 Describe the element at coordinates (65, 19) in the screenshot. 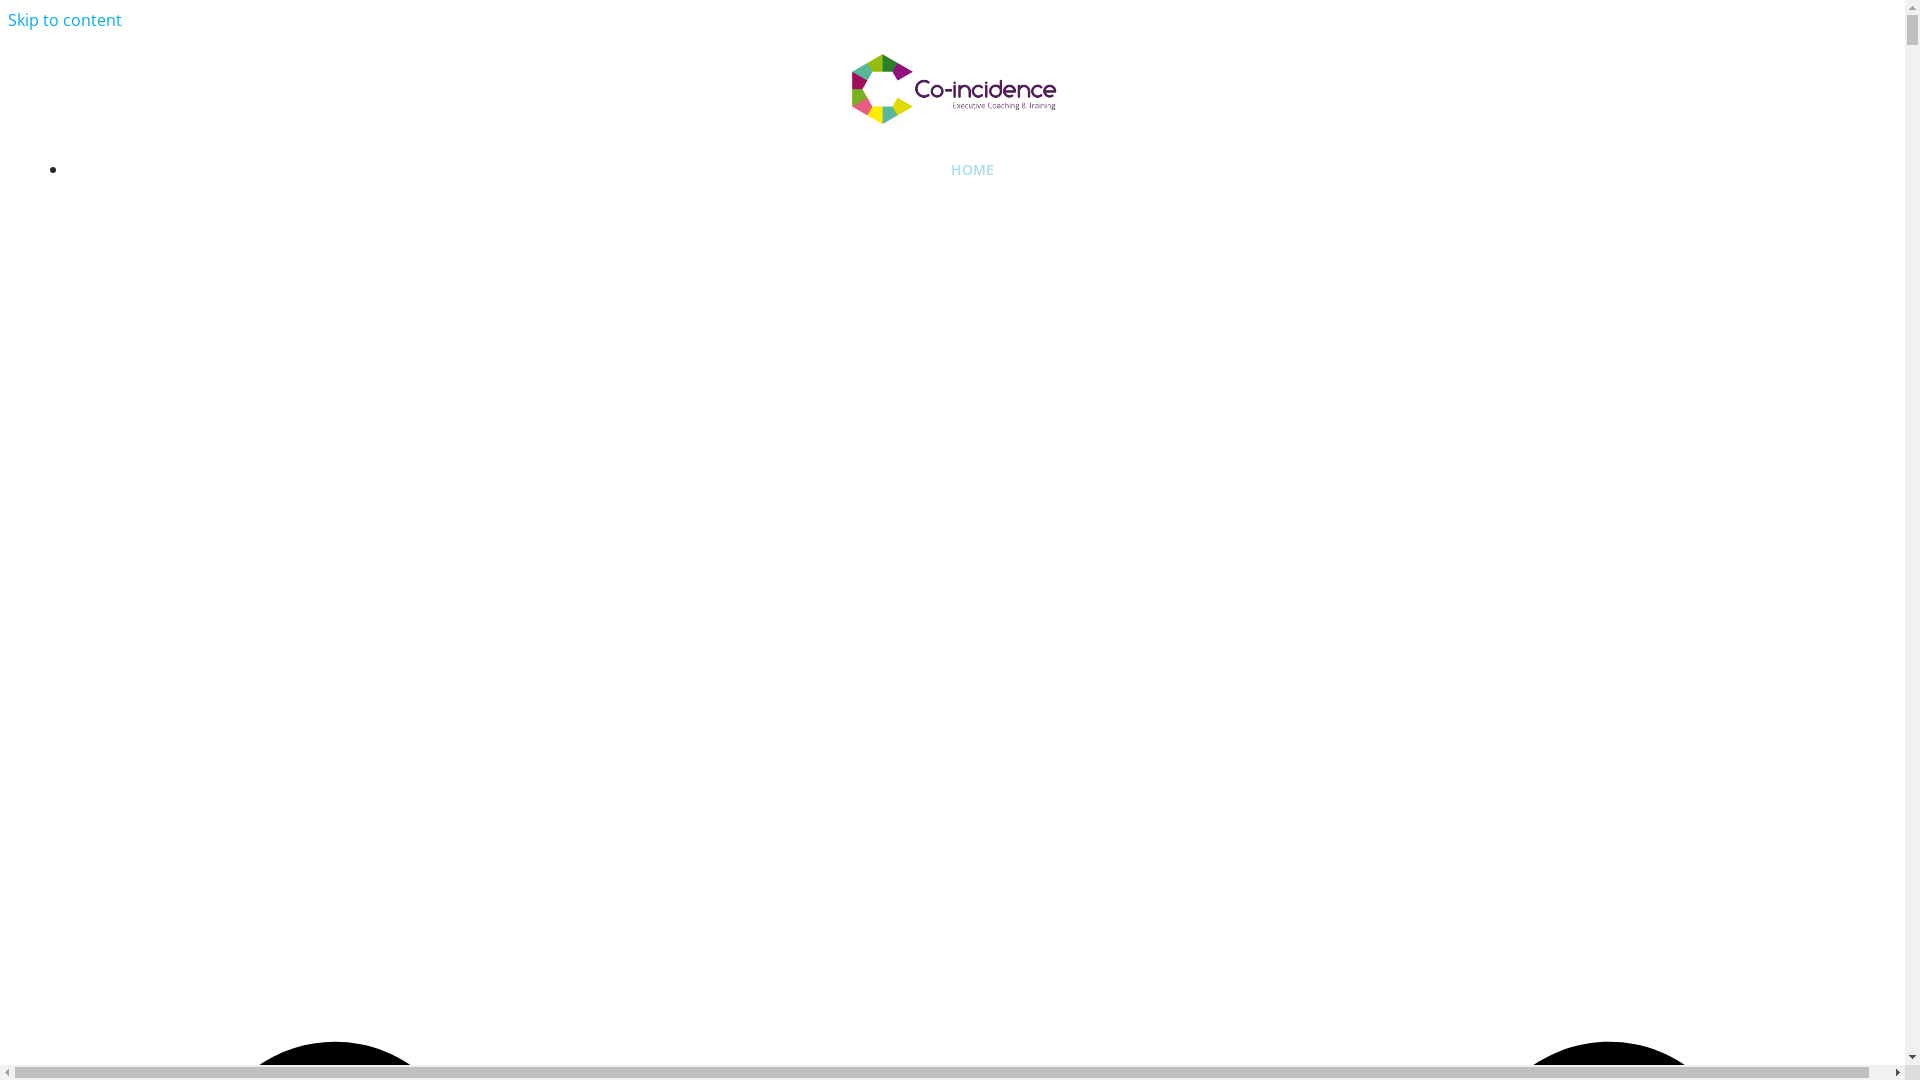

I see `'Skip to content'` at that location.